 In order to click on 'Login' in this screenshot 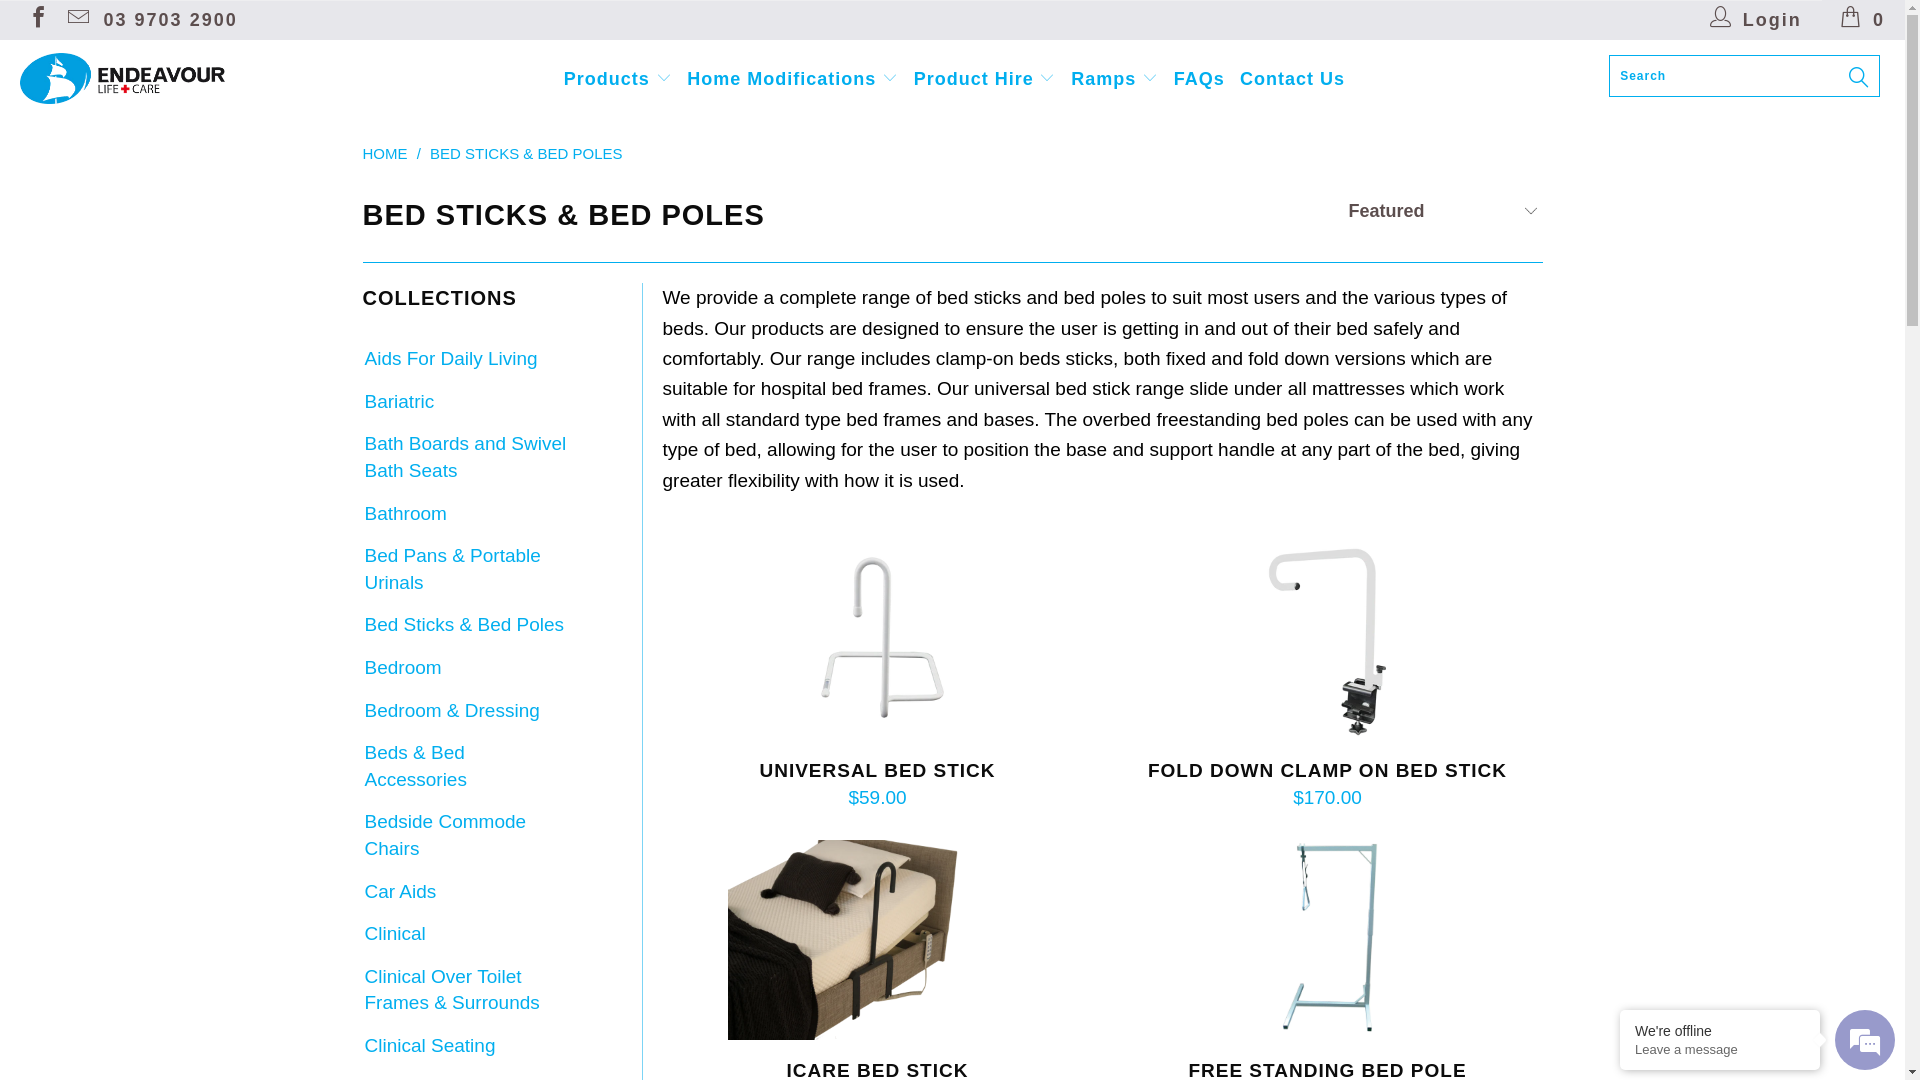, I will do `click(1755, 19)`.